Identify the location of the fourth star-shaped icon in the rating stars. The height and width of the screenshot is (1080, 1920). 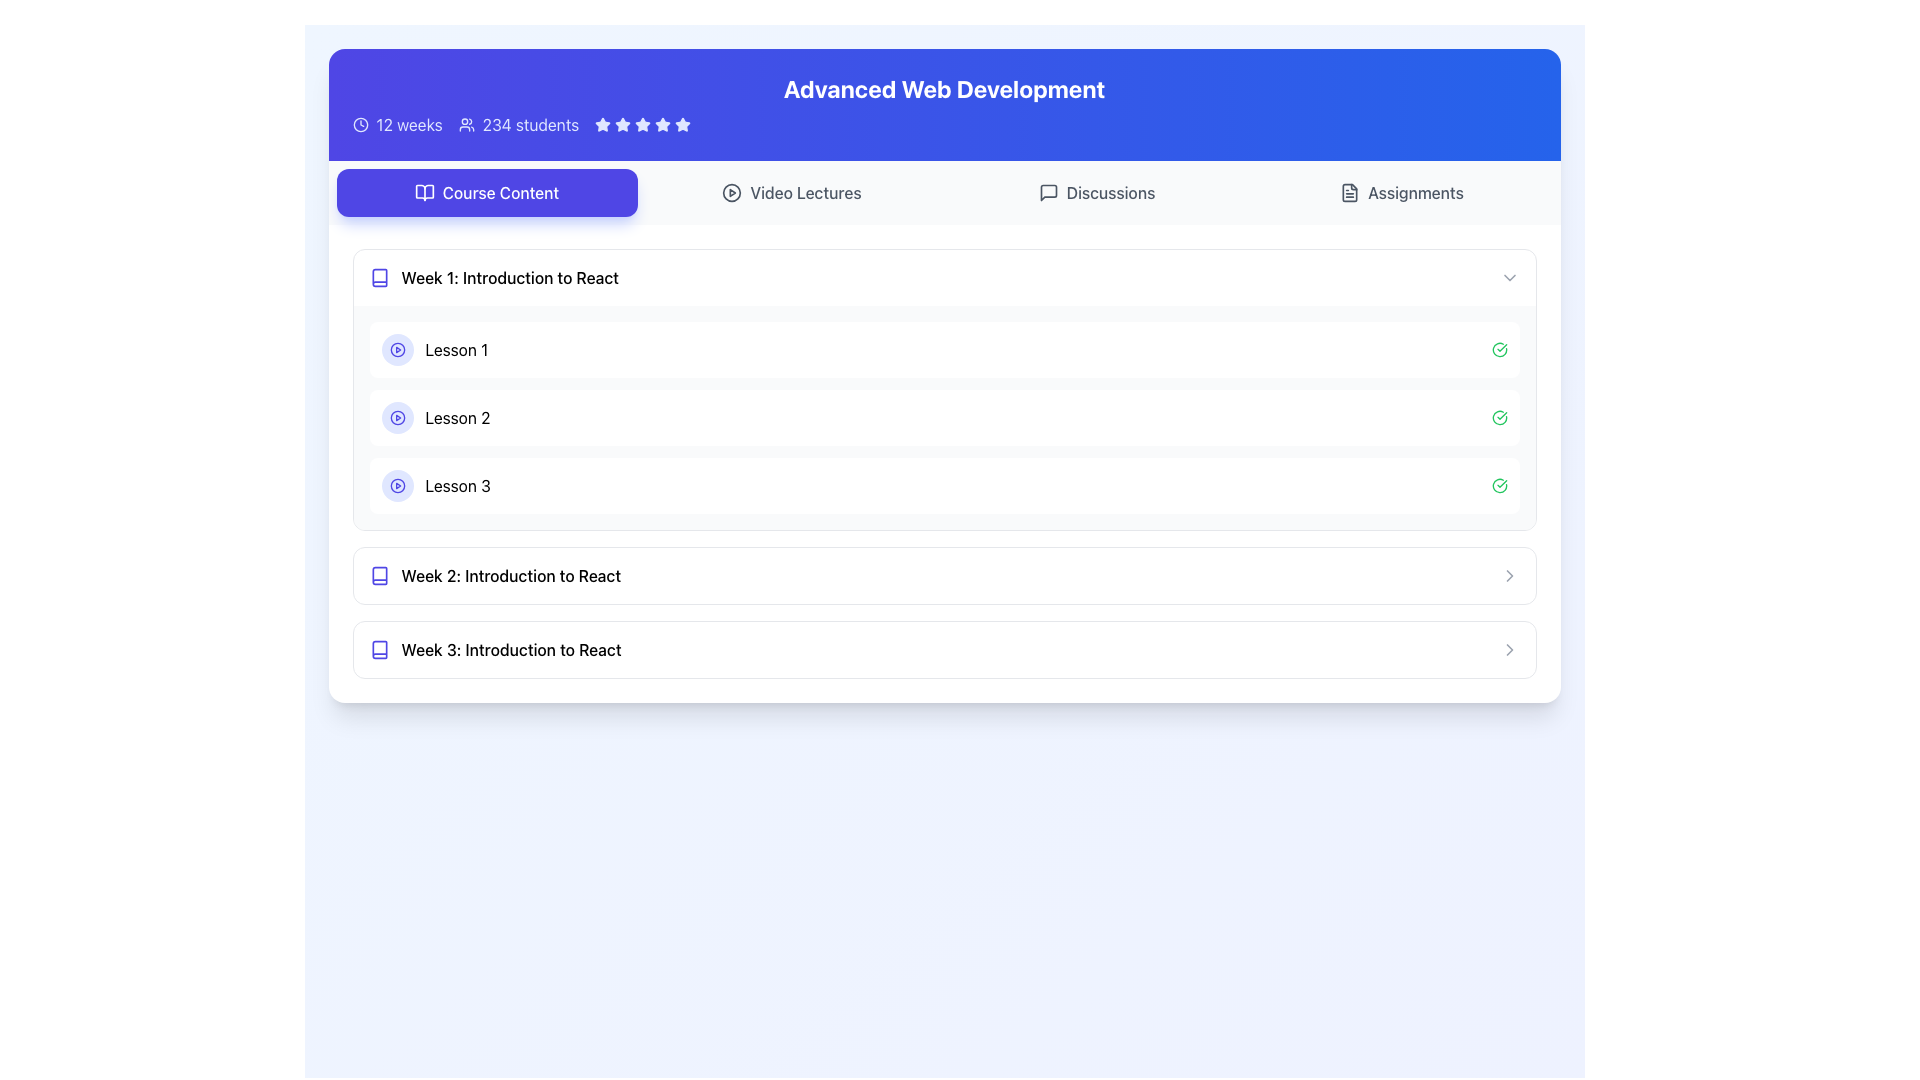
(643, 124).